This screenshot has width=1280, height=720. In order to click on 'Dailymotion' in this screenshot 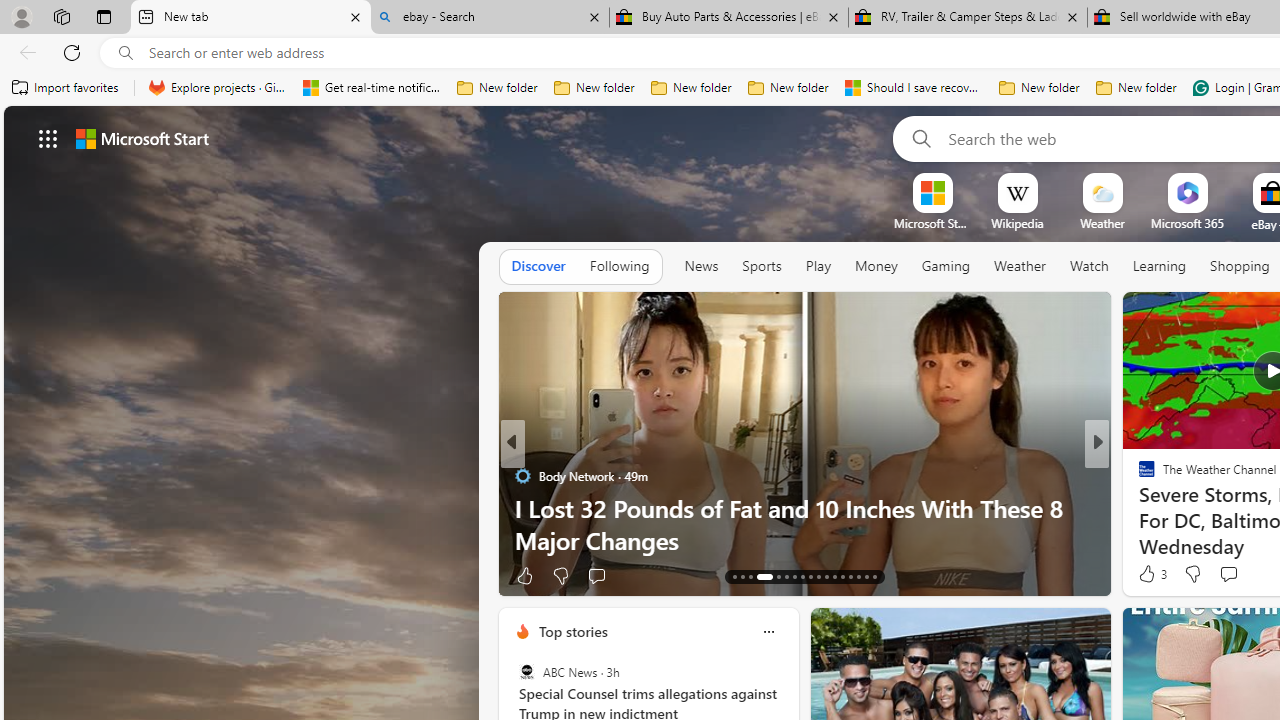, I will do `click(1138, 506)`.